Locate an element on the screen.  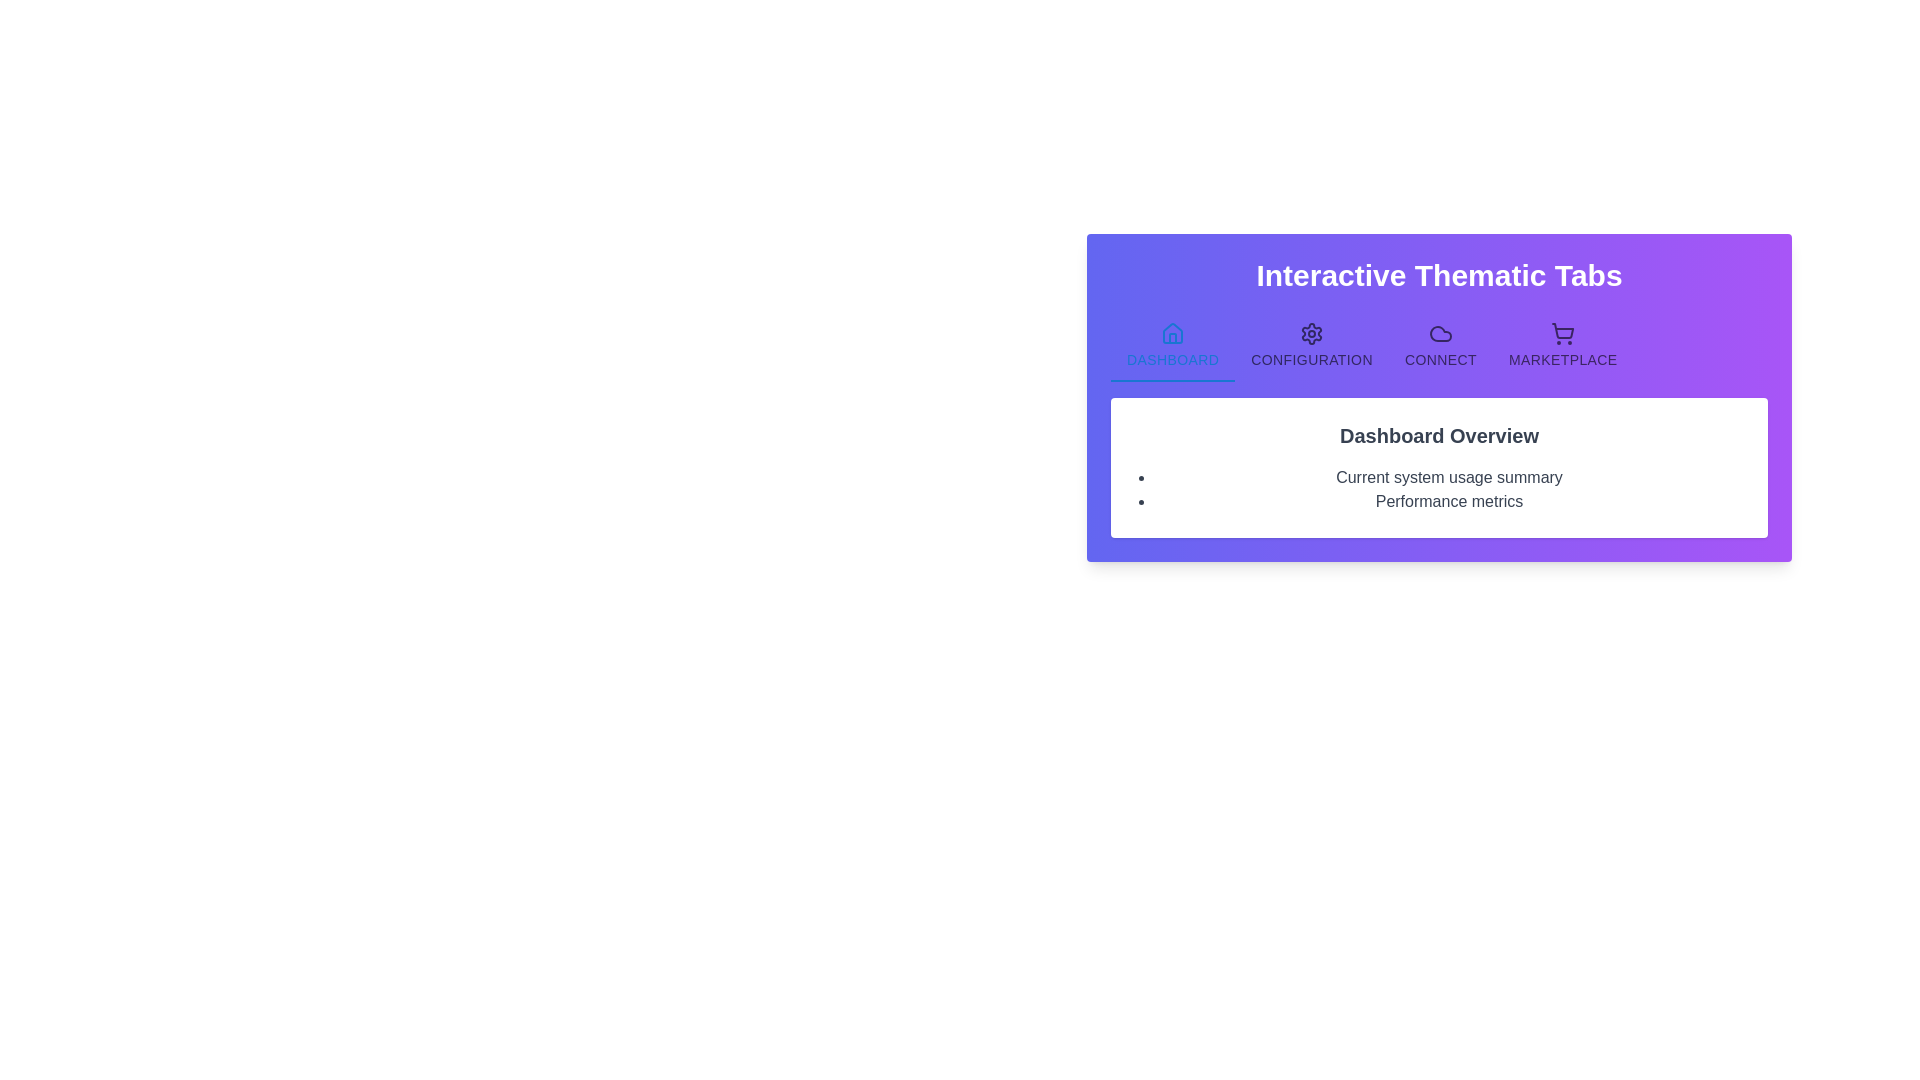
the 'Dashboard' tab icon in the navigation bar is located at coordinates (1173, 333).